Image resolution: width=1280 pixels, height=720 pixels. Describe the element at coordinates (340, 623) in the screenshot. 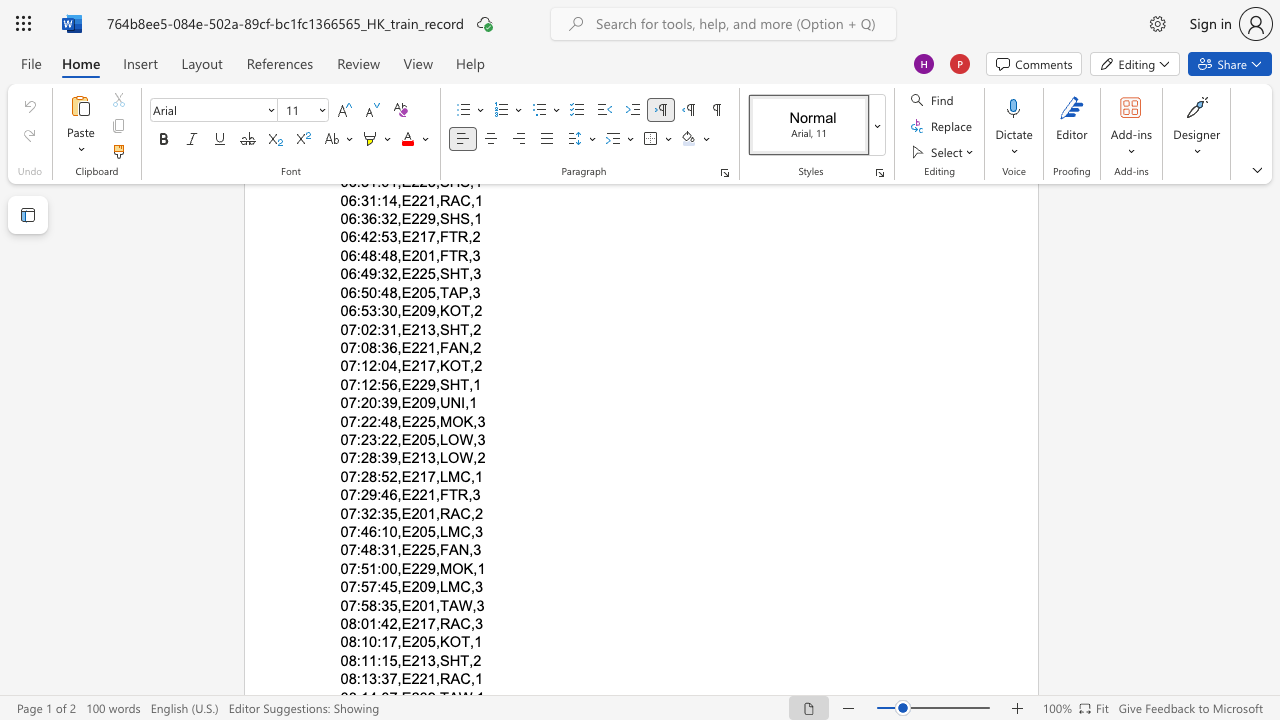

I see `the subset text "08:01:42,E21" within the text "08:01:42,E217,RAC,3"` at that location.